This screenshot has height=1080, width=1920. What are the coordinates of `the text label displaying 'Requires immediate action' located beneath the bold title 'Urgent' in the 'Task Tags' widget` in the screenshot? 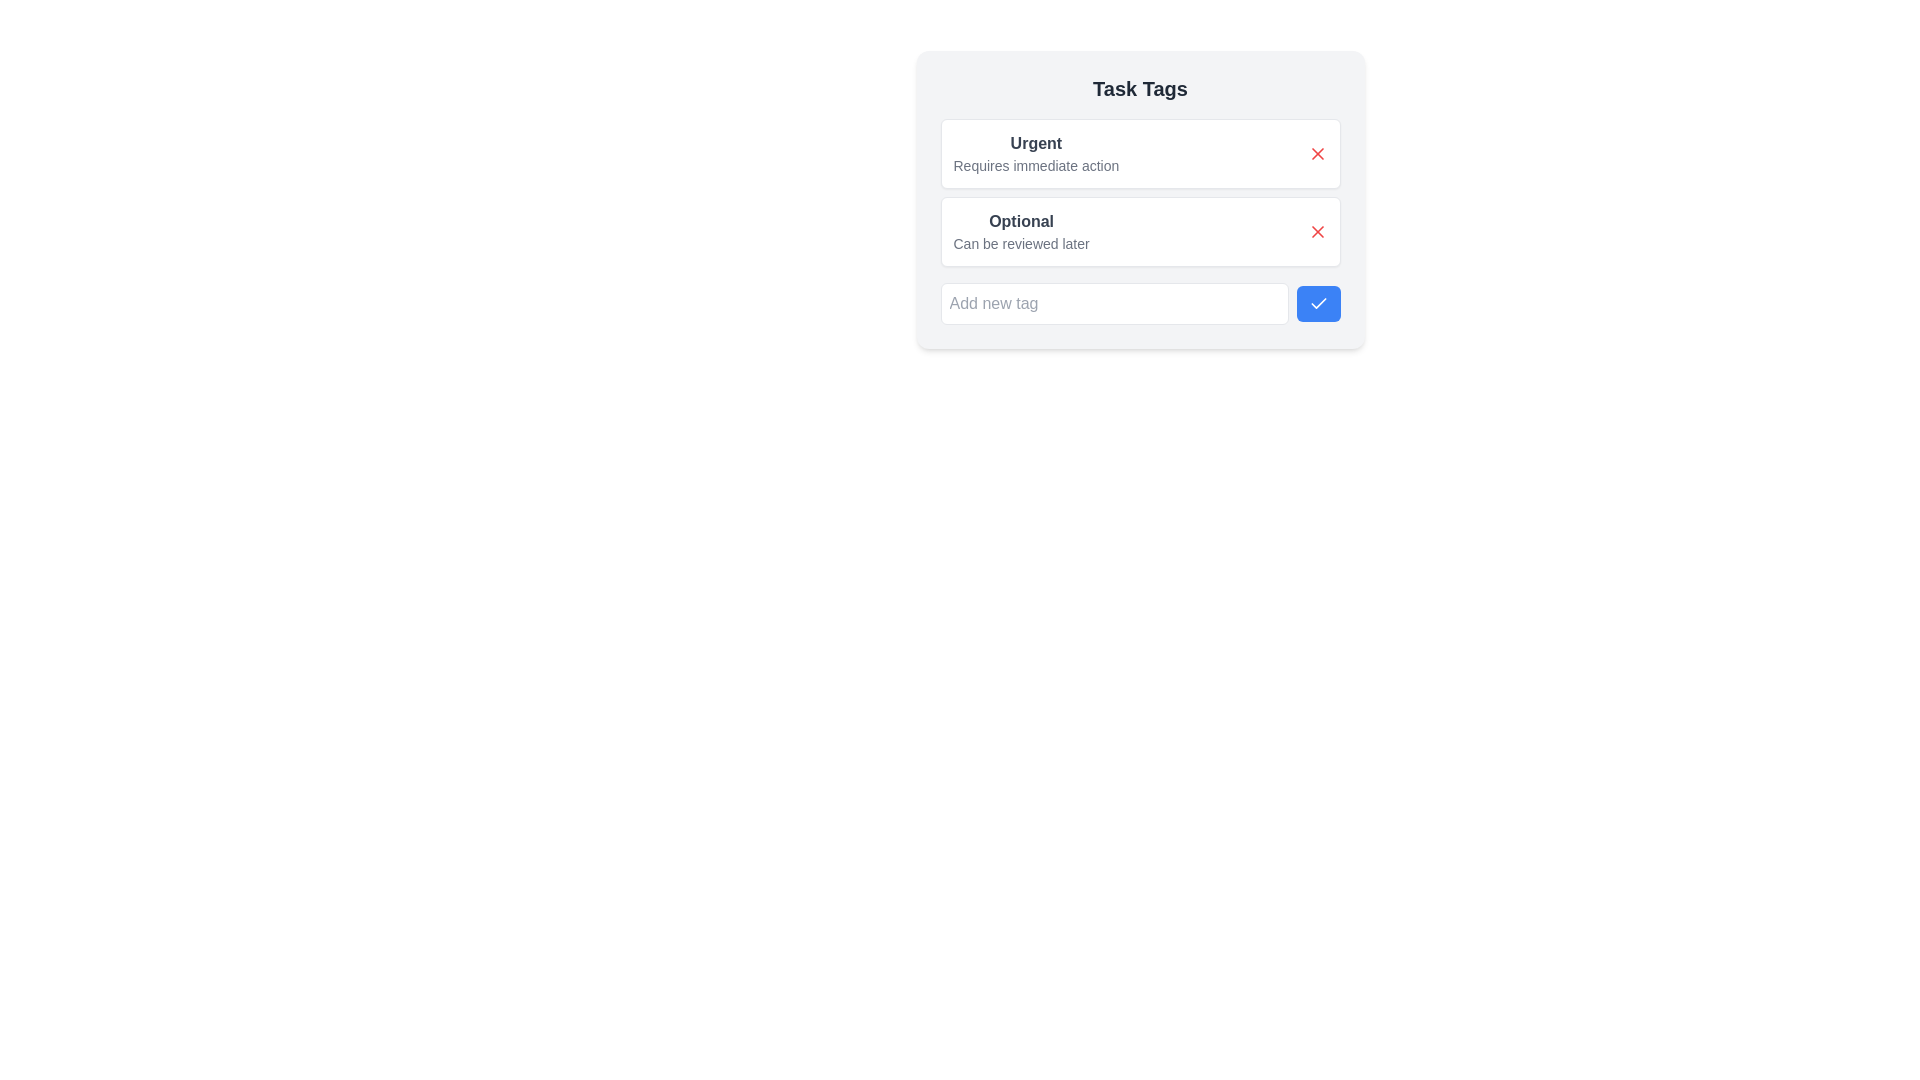 It's located at (1036, 164).